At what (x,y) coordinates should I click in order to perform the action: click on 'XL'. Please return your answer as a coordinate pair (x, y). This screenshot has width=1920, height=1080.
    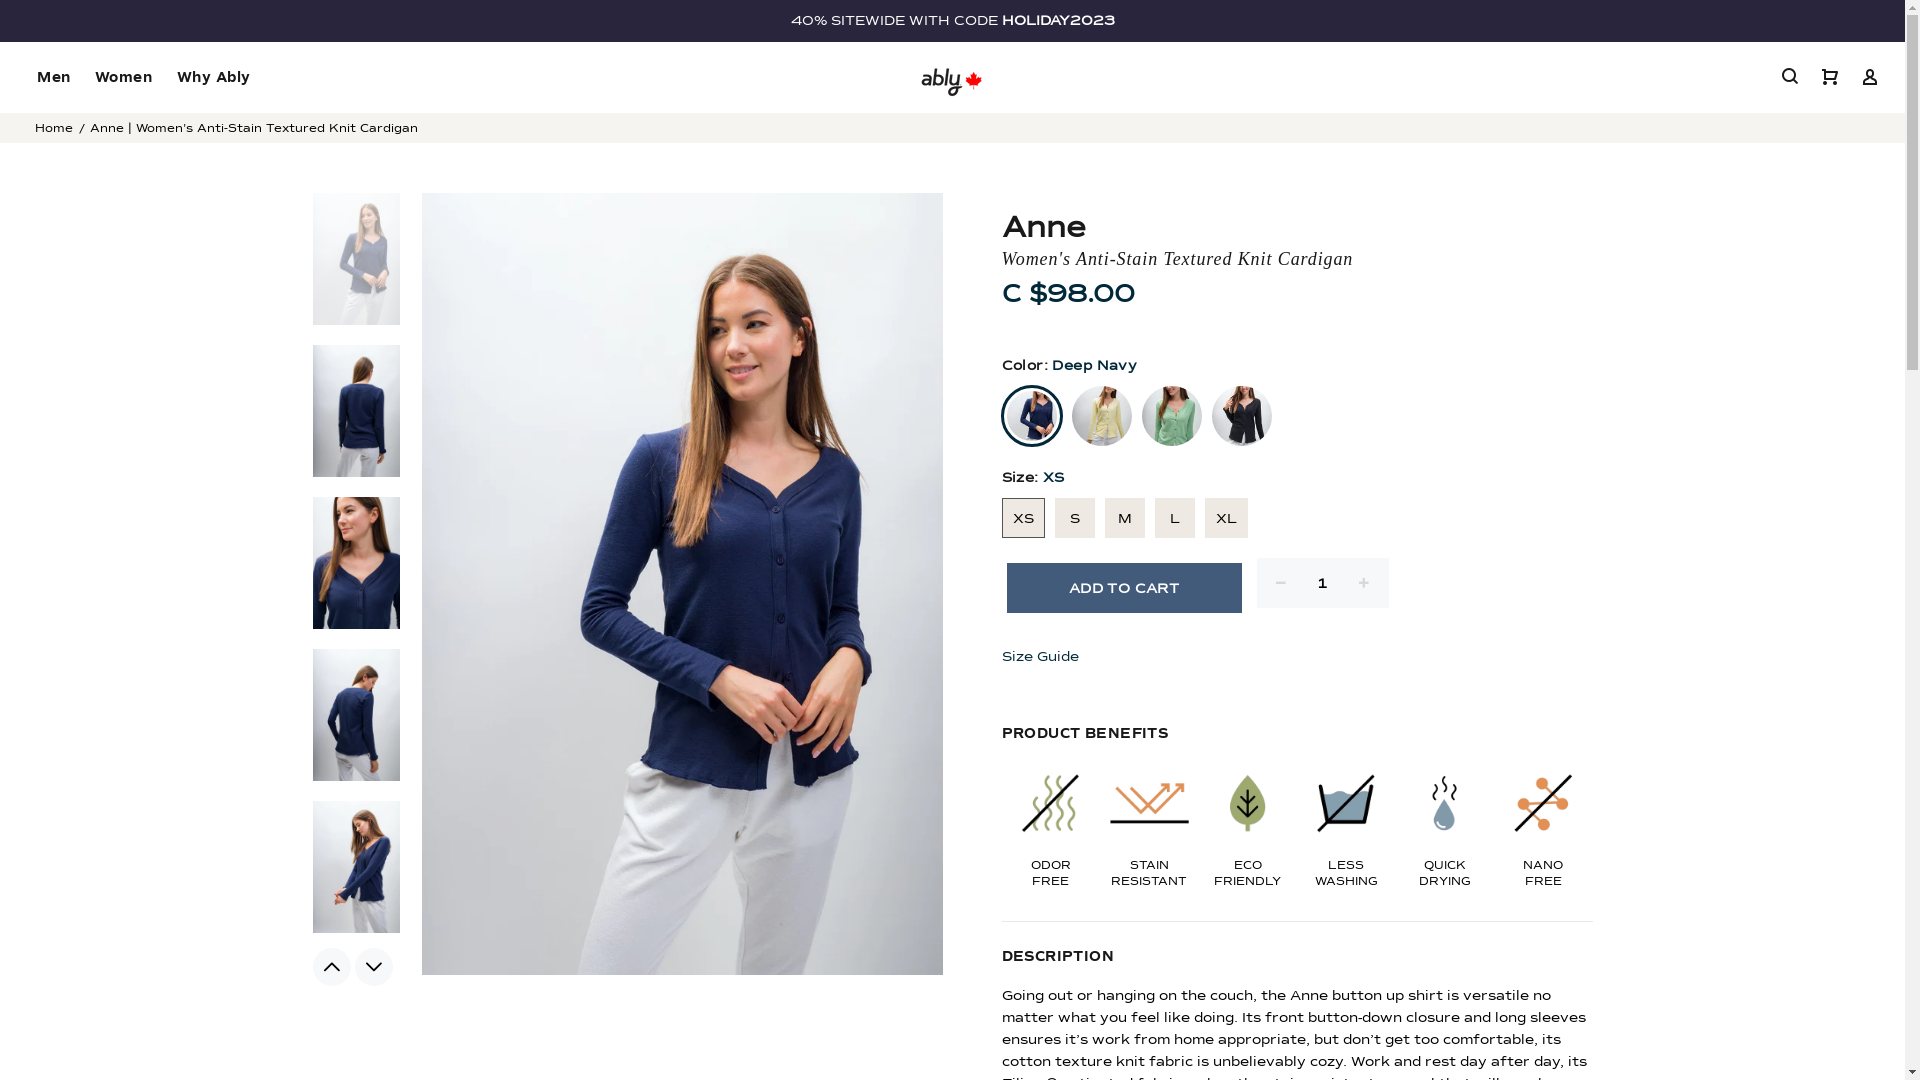
    Looking at the image, I should click on (1224, 516).